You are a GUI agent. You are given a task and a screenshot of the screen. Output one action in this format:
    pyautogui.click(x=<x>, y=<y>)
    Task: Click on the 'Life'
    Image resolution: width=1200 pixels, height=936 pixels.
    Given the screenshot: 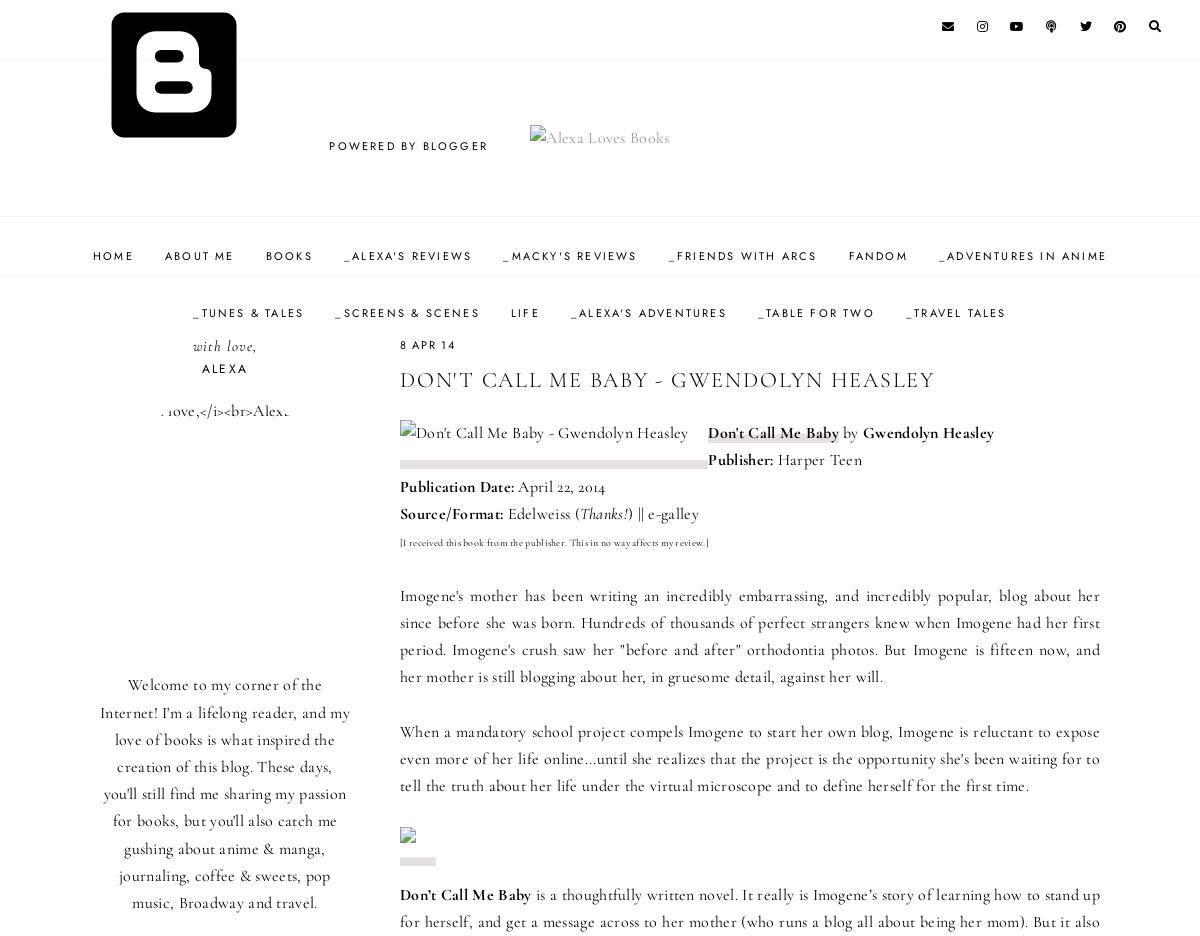 What is the action you would take?
    pyautogui.click(x=509, y=312)
    